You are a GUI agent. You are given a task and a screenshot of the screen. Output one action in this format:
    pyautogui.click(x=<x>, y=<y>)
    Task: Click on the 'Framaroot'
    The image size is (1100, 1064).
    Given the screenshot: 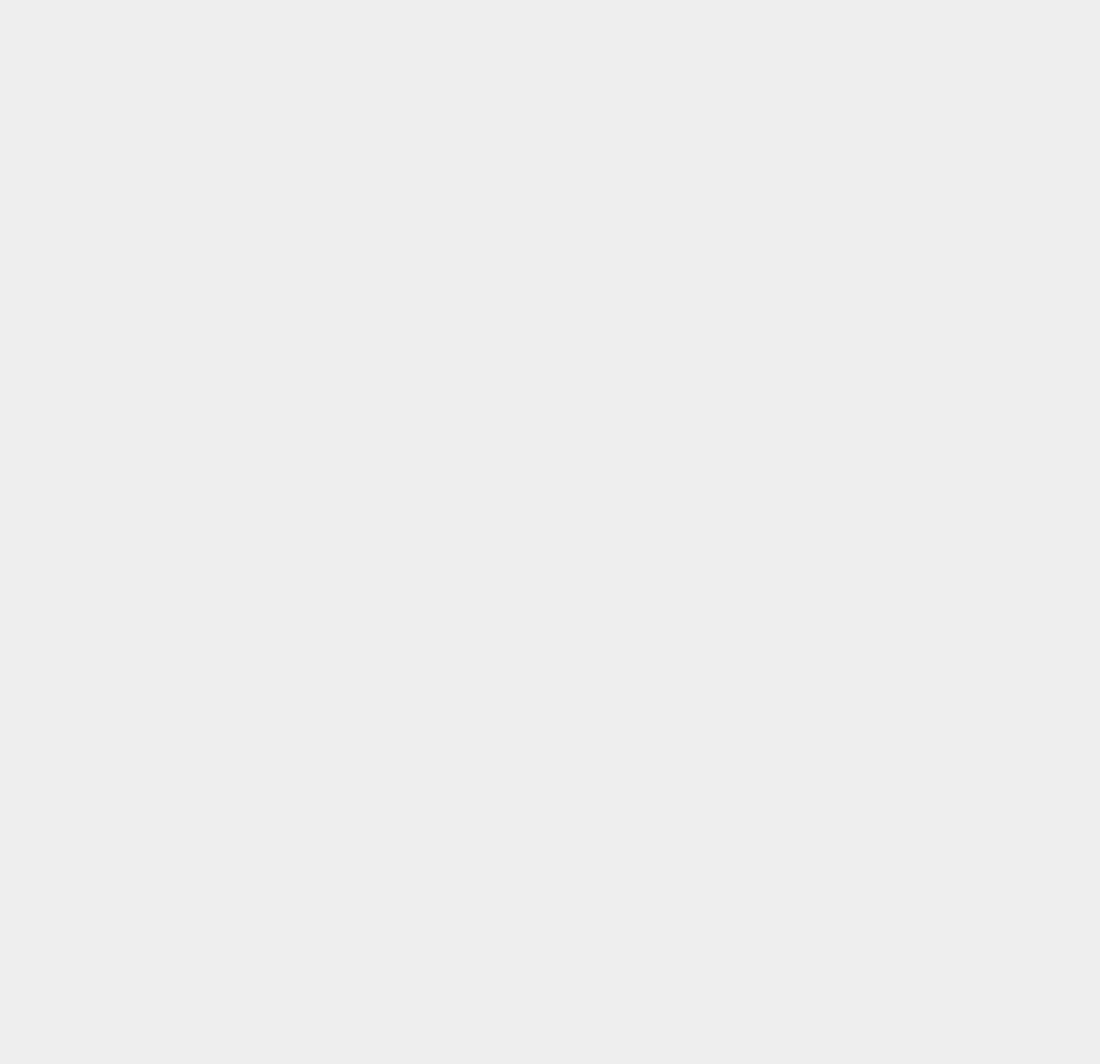 What is the action you would take?
    pyautogui.click(x=811, y=718)
    